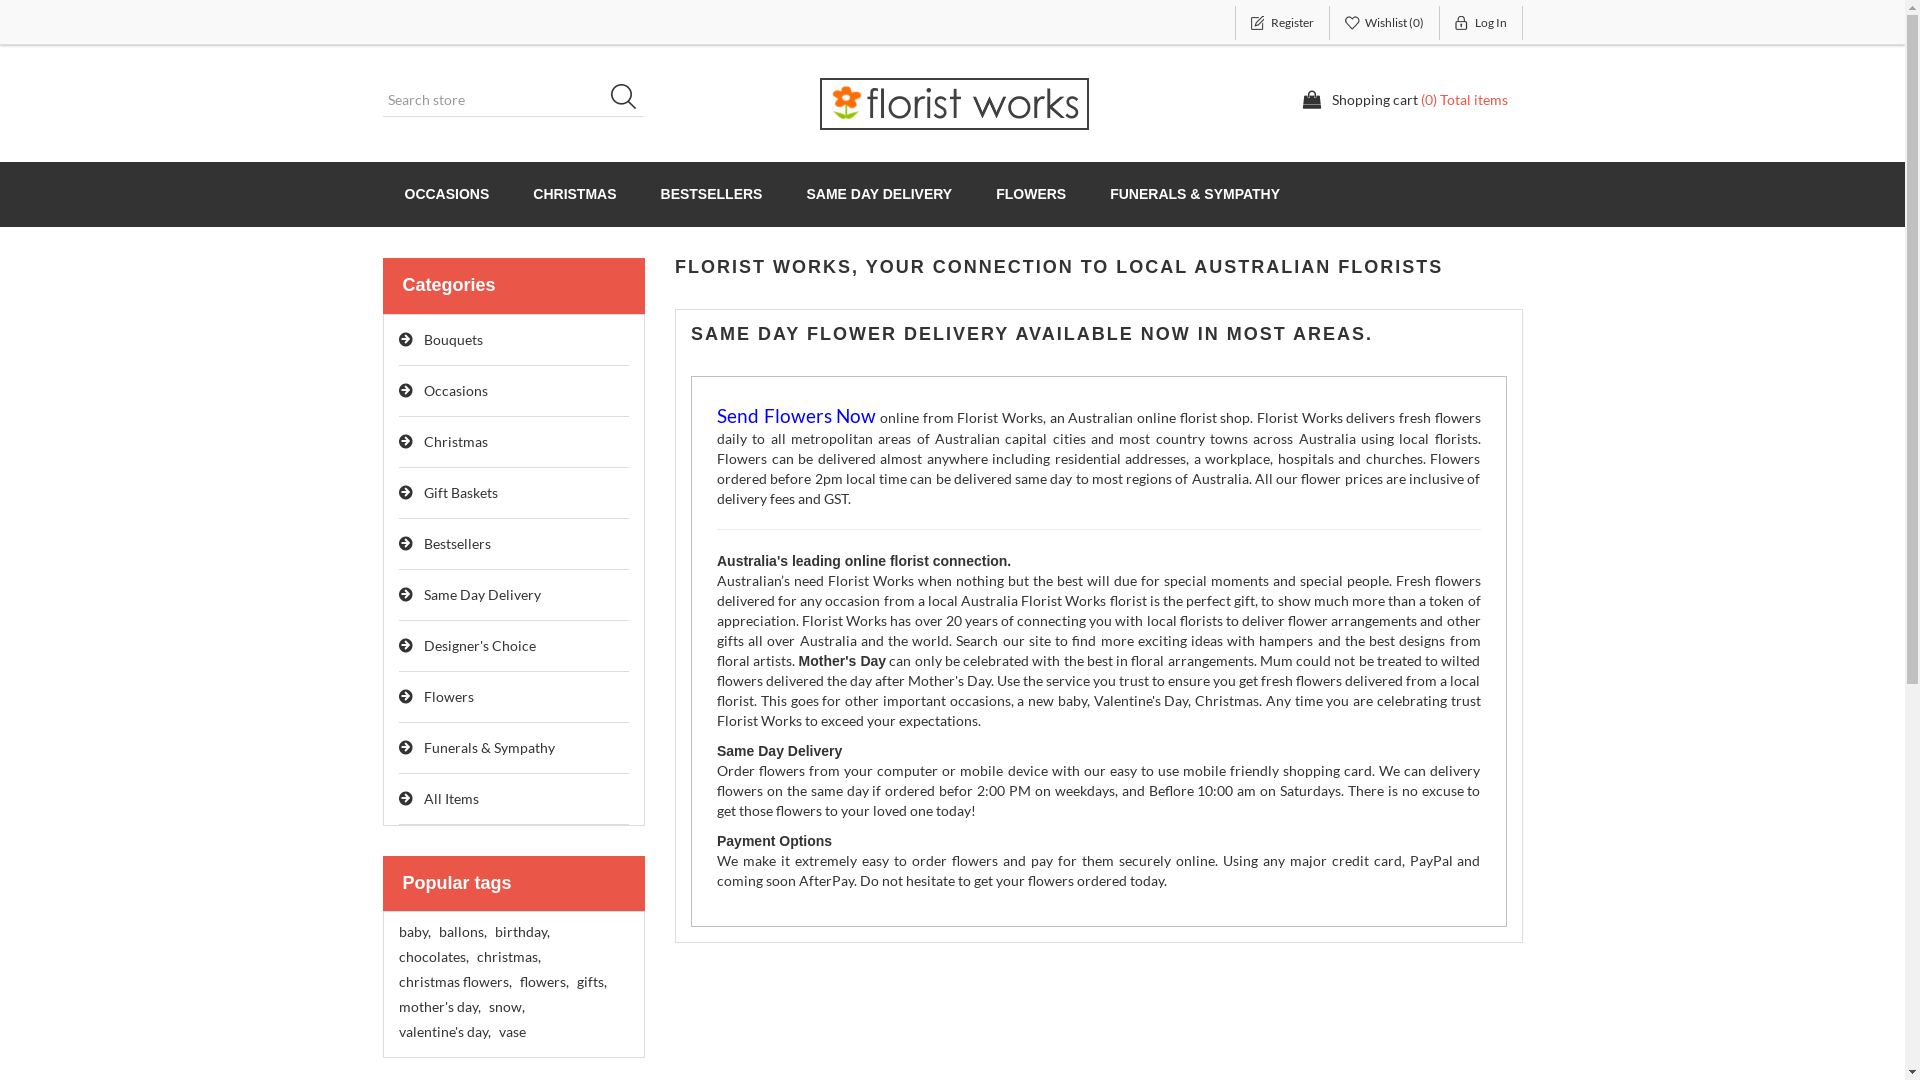 The image size is (1920, 1080). Describe the element at coordinates (513, 391) in the screenshot. I see `'Occasions'` at that location.